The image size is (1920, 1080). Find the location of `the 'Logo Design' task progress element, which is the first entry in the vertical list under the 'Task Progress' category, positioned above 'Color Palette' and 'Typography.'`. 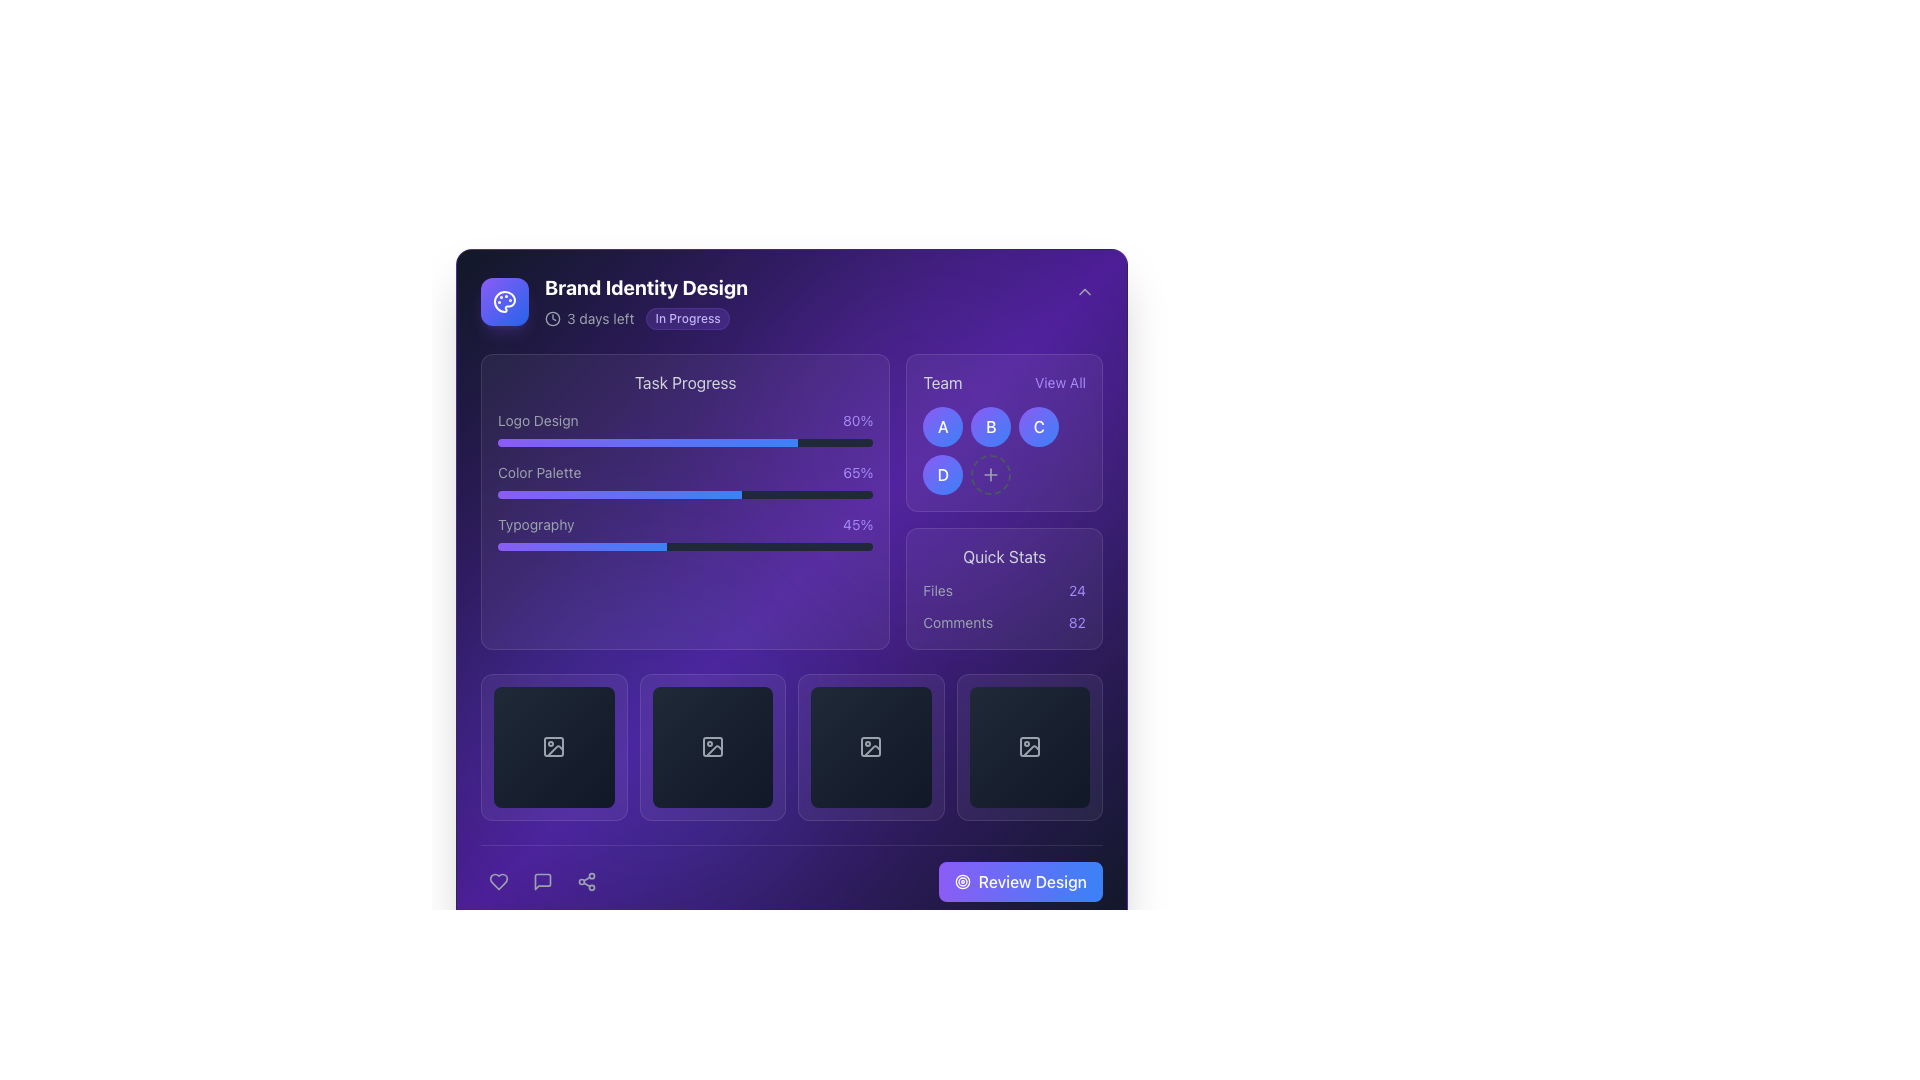

the 'Logo Design' task progress element, which is the first entry in the vertical list under the 'Task Progress' category, positioned above 'Color Palette' and 'Typography.' is located at coordinates (685, 419).